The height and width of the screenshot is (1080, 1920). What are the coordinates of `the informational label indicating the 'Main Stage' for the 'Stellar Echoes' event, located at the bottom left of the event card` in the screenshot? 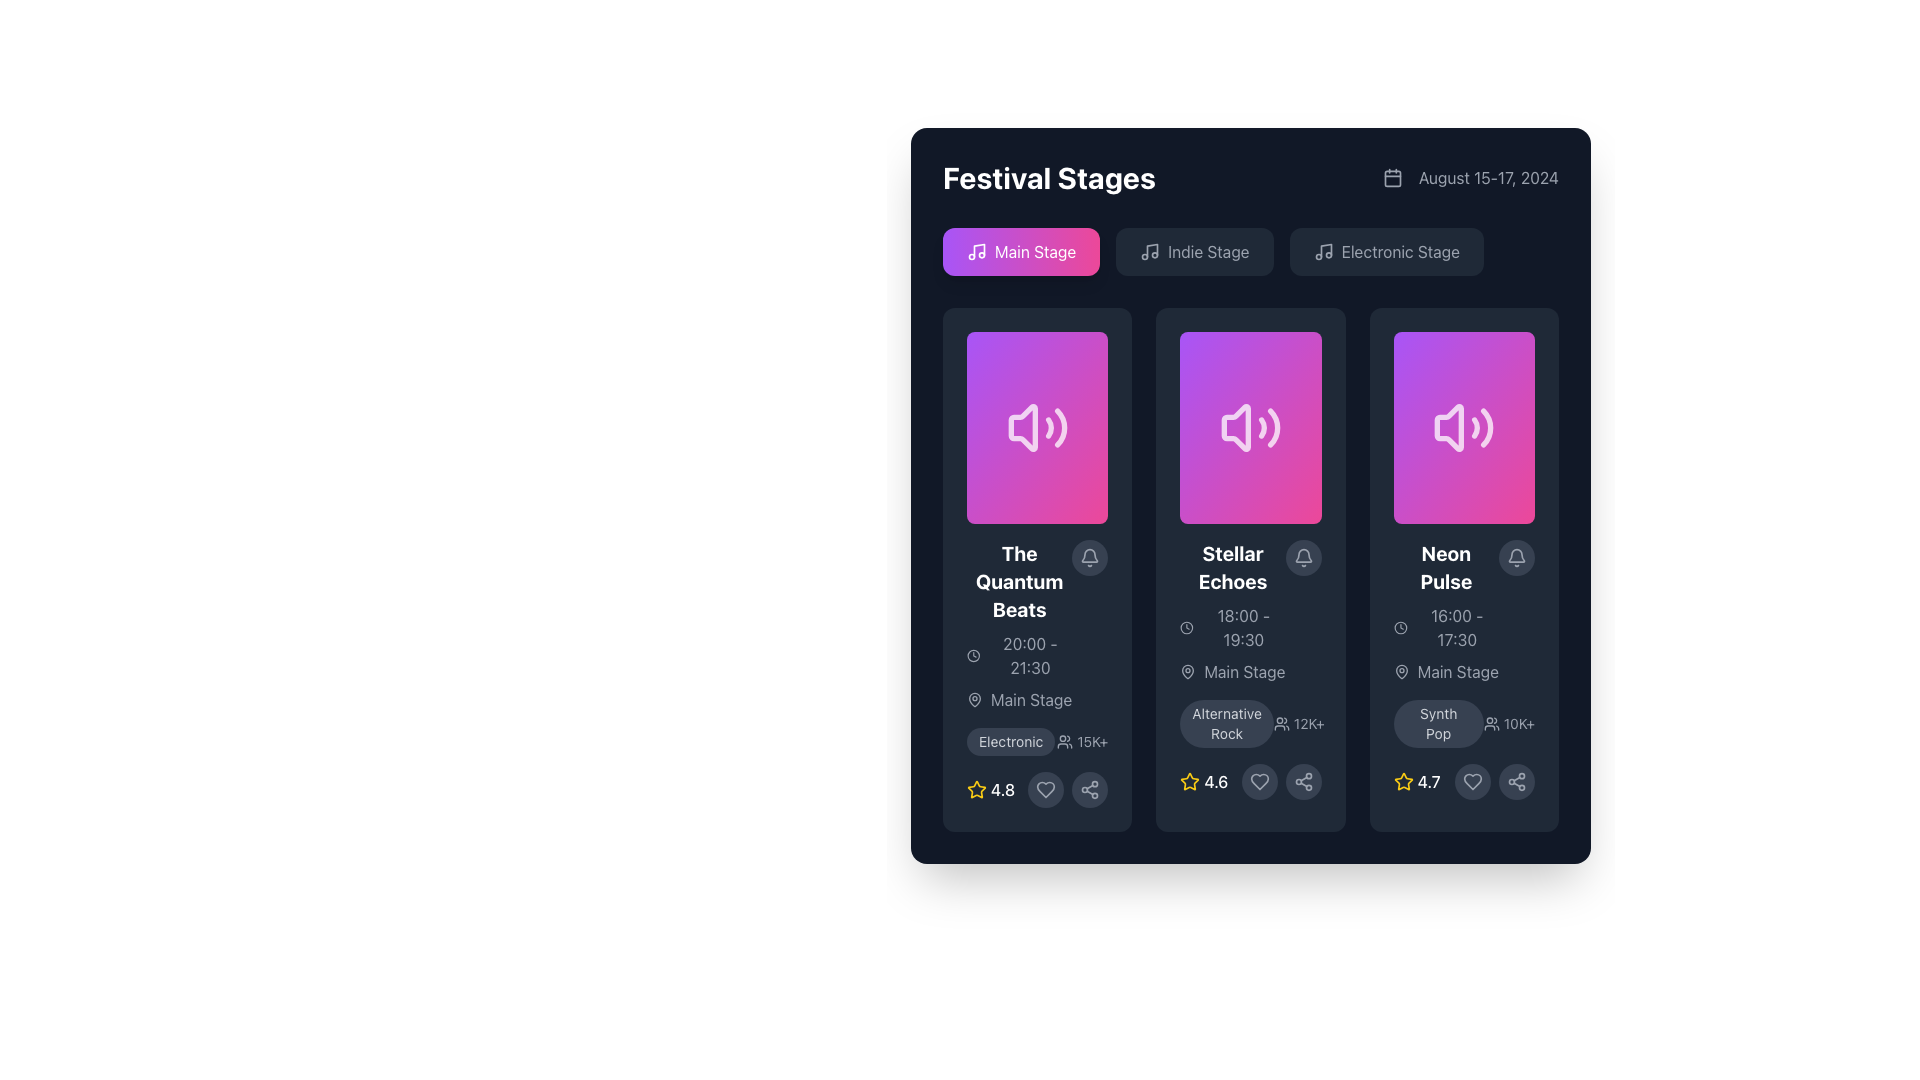 It's located at (1232, 671).